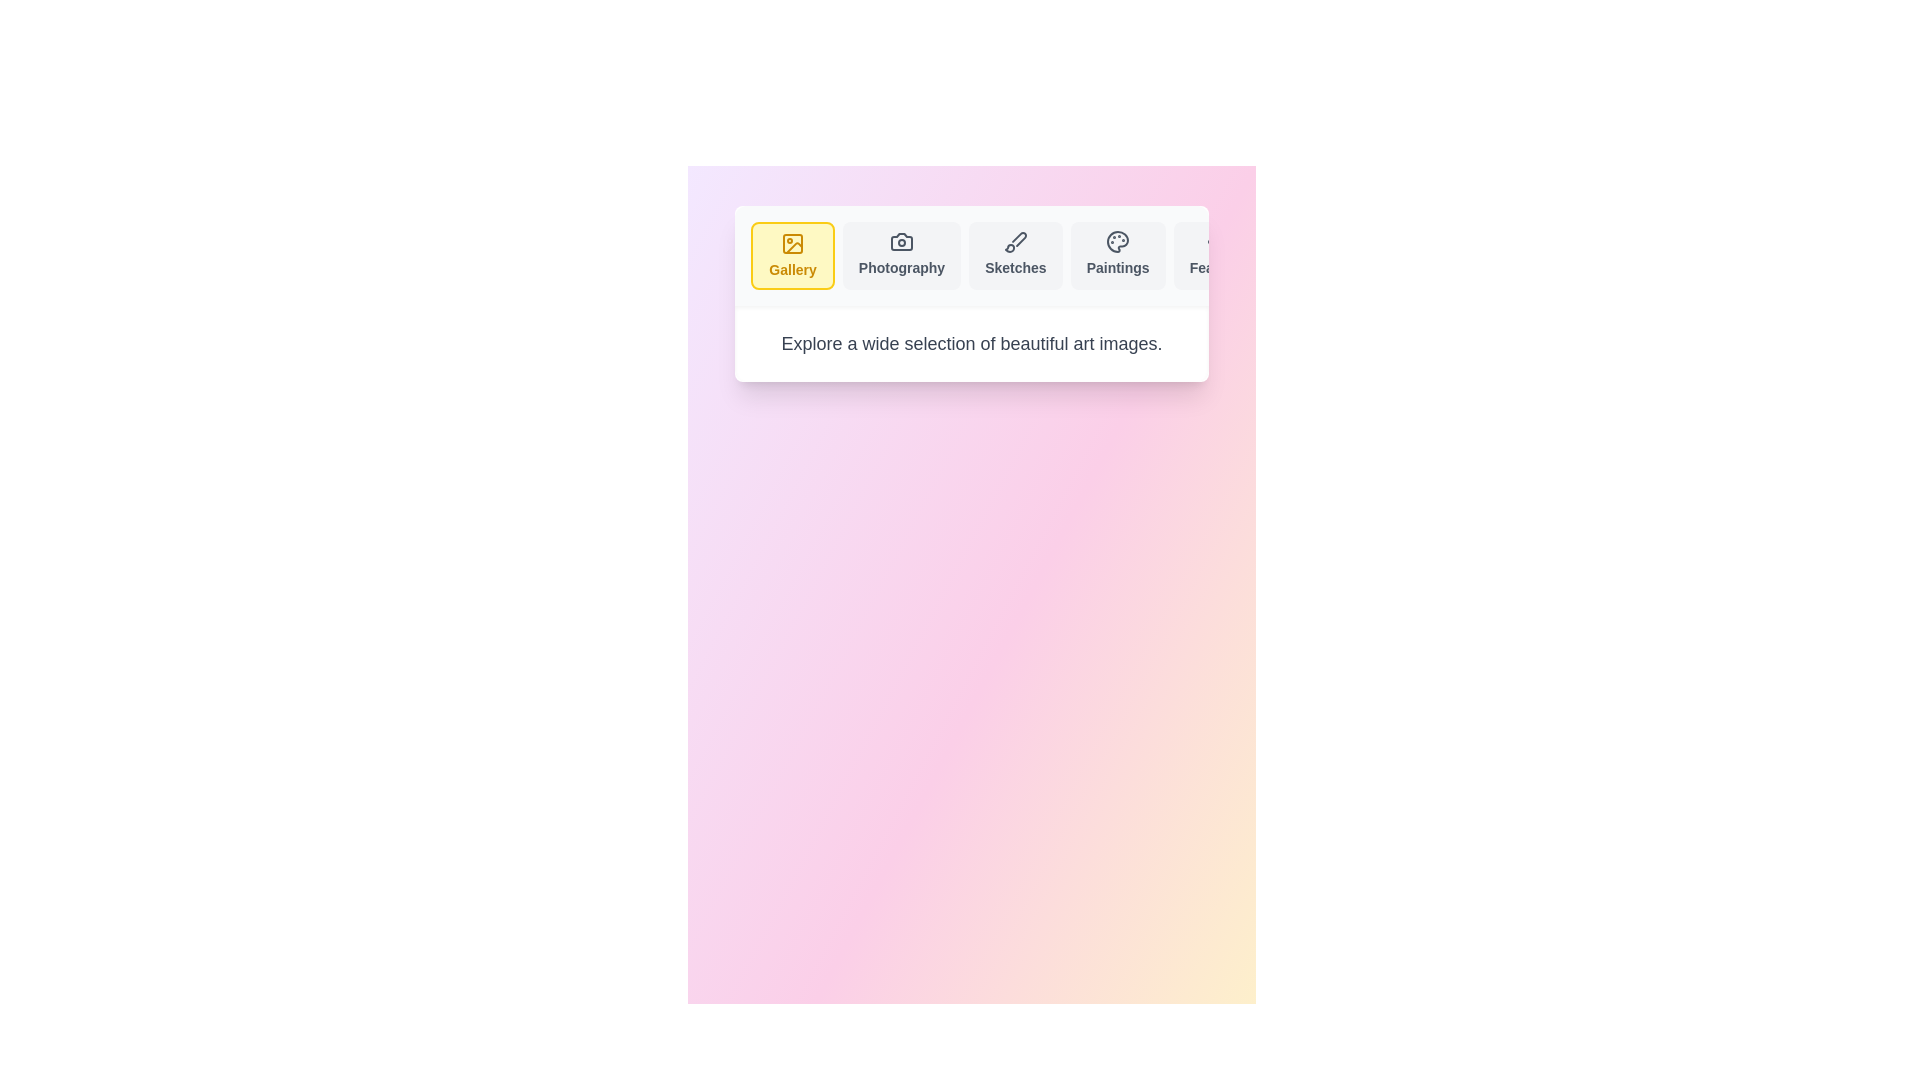 This screenshot has width=1920, height=1080. What do you see at coordinates (1218, 254) in the screenshot?
I see `the tab labeled Featured` at bounding box center [1218, 254].